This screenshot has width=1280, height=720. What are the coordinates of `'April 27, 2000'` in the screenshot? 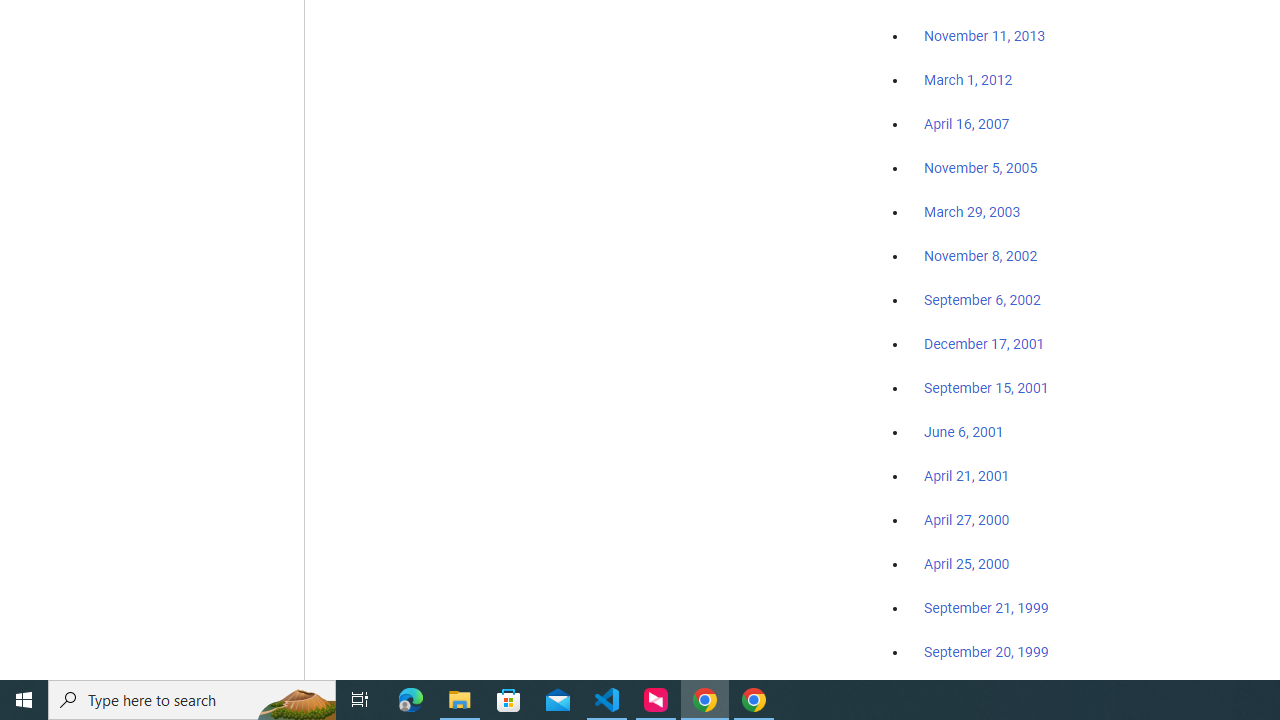 It's located at (967, 519).